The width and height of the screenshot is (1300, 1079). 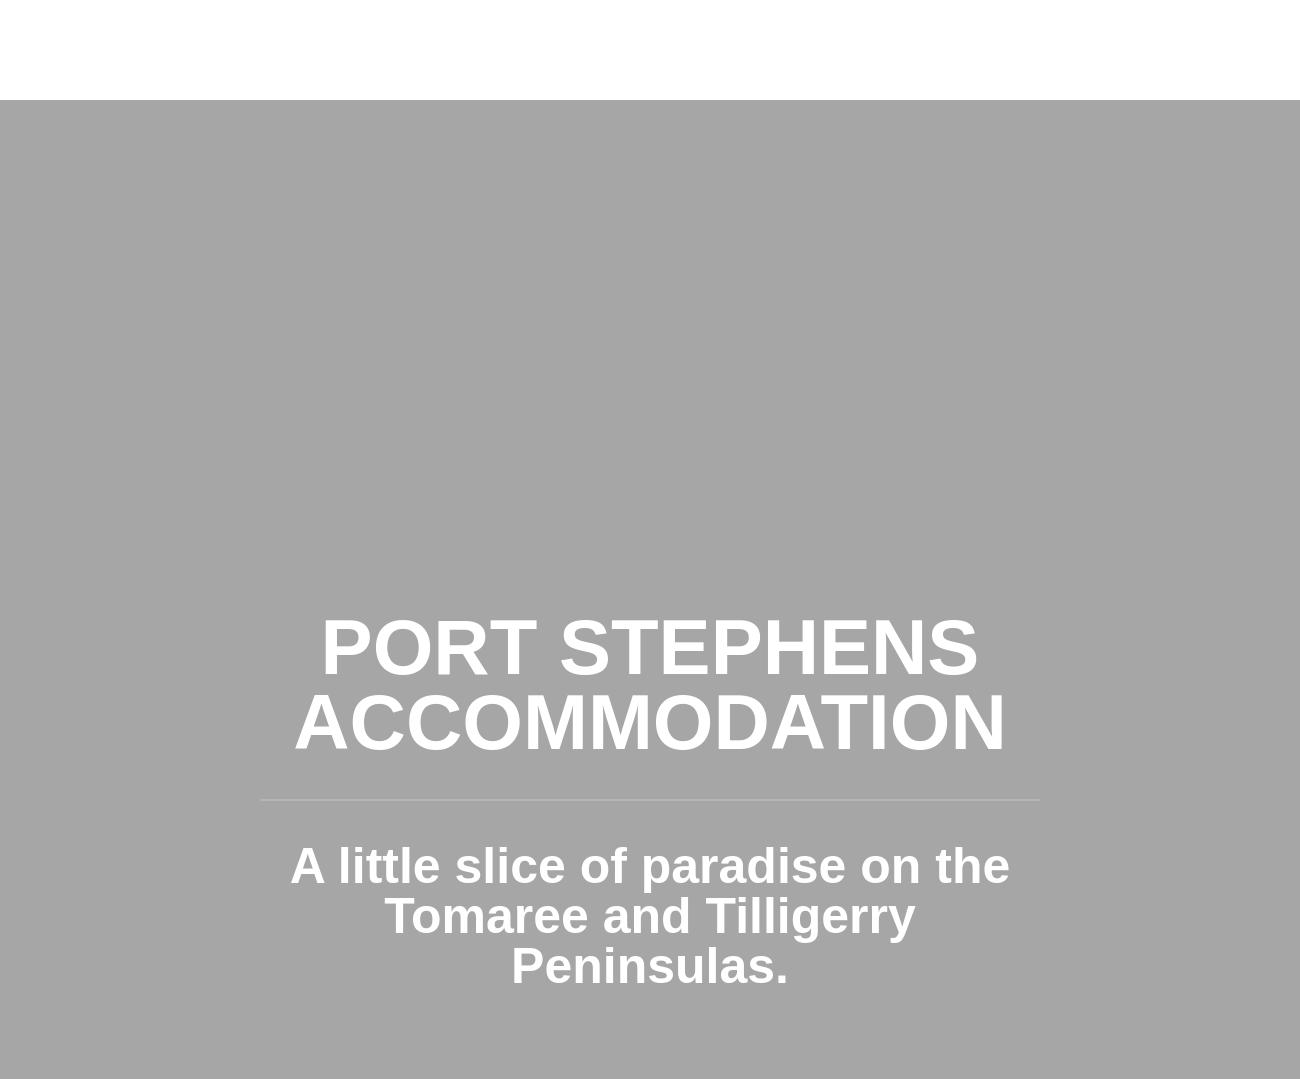 What do you see at coordinates (649, 585) in the screenshot?
I see `'No Pets'` at bounding box center [649, 585].